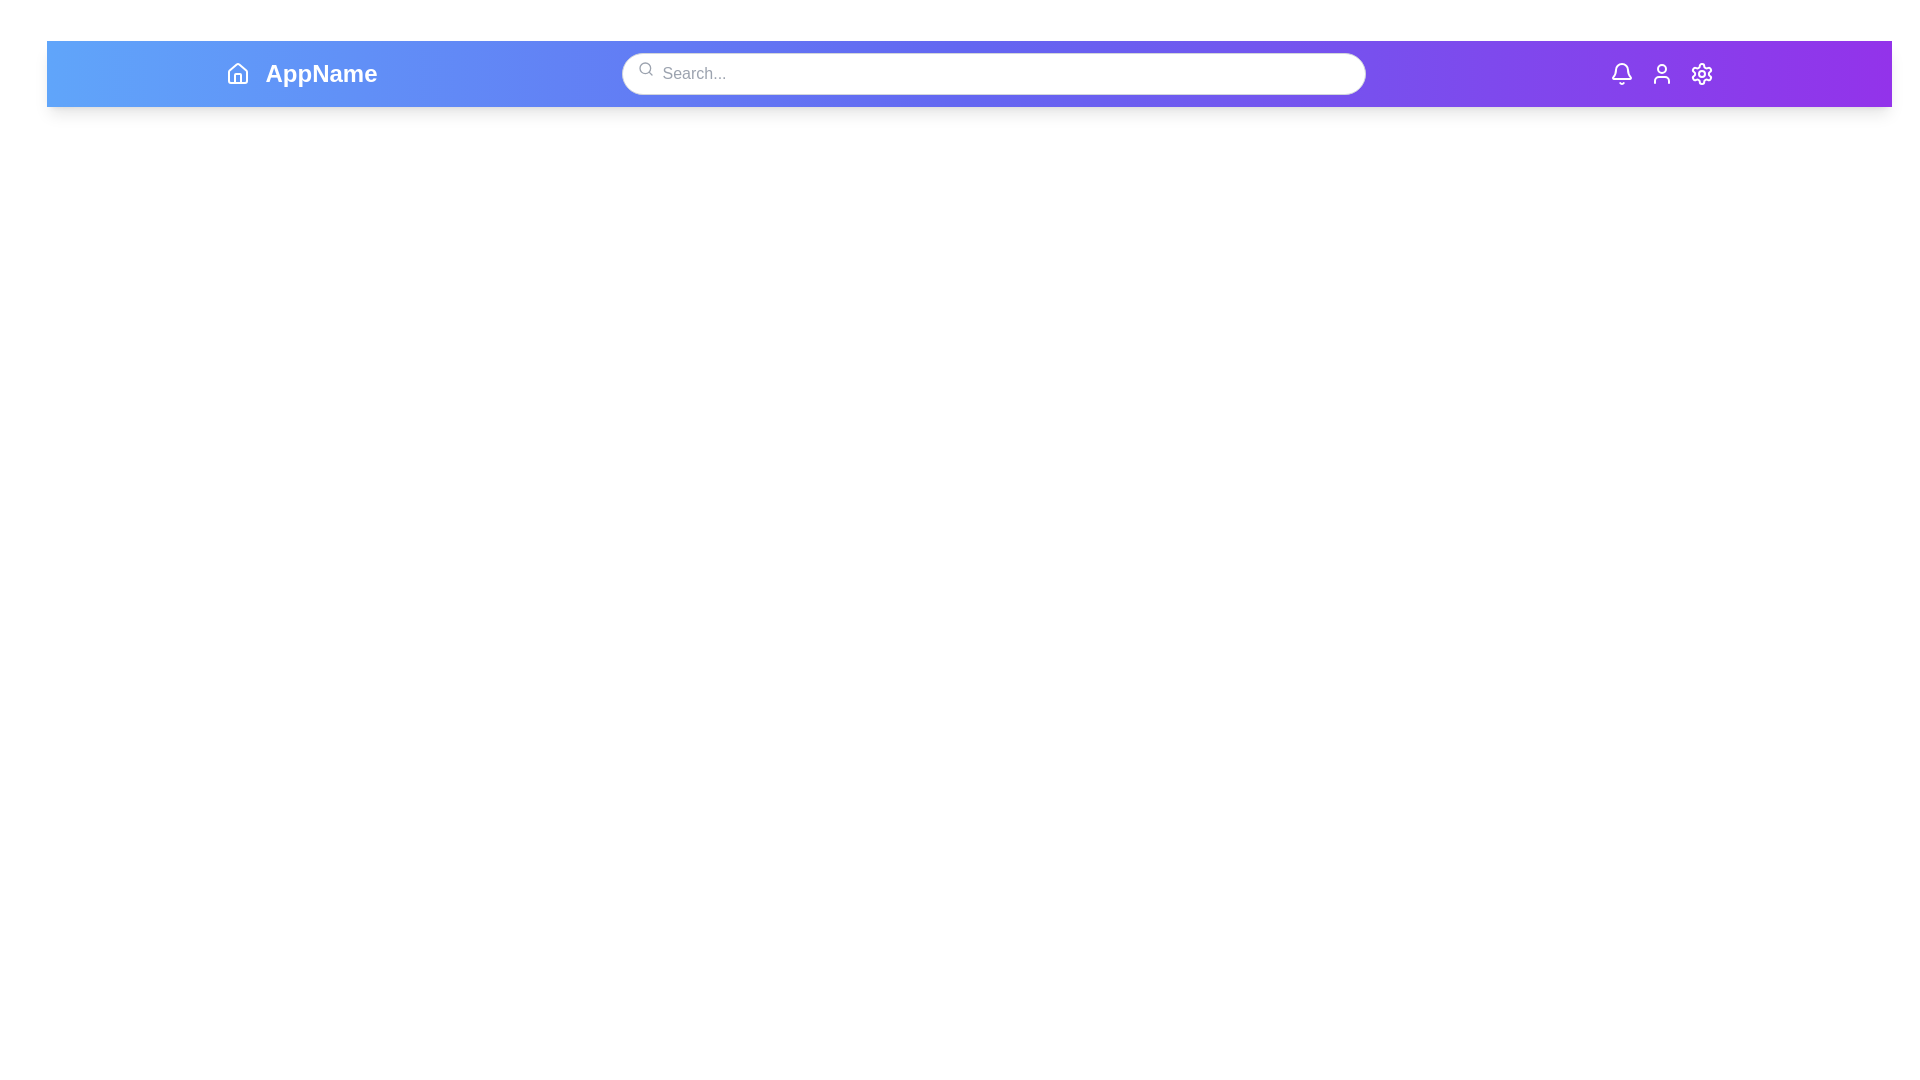 The width and height of the screenshot is (1920, 1080). Describe the element at coordinates (645, 68) in the screenshot. I see `the search icon located to the left of the search bar` at that location.